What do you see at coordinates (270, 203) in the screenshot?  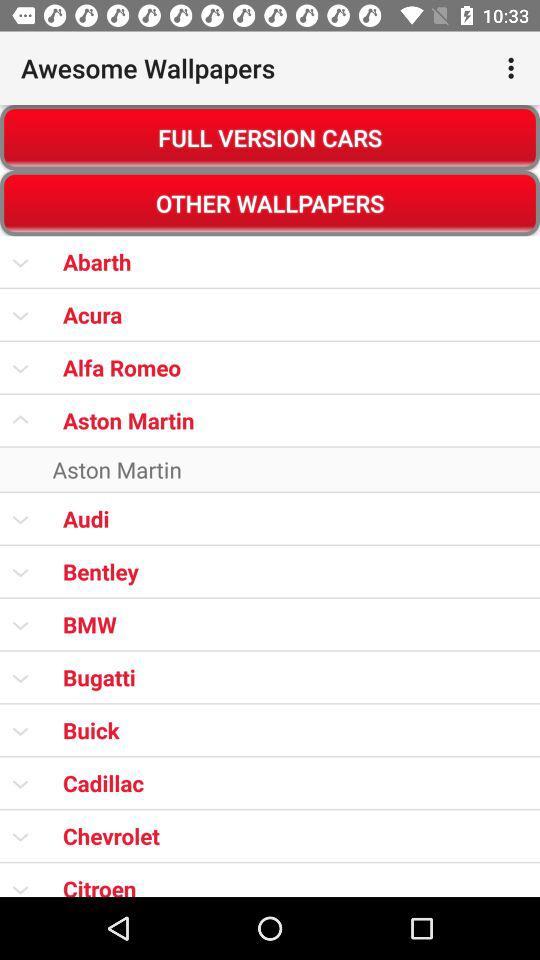 I see `the other wallpapers icon` at bounding box center [270, 203].